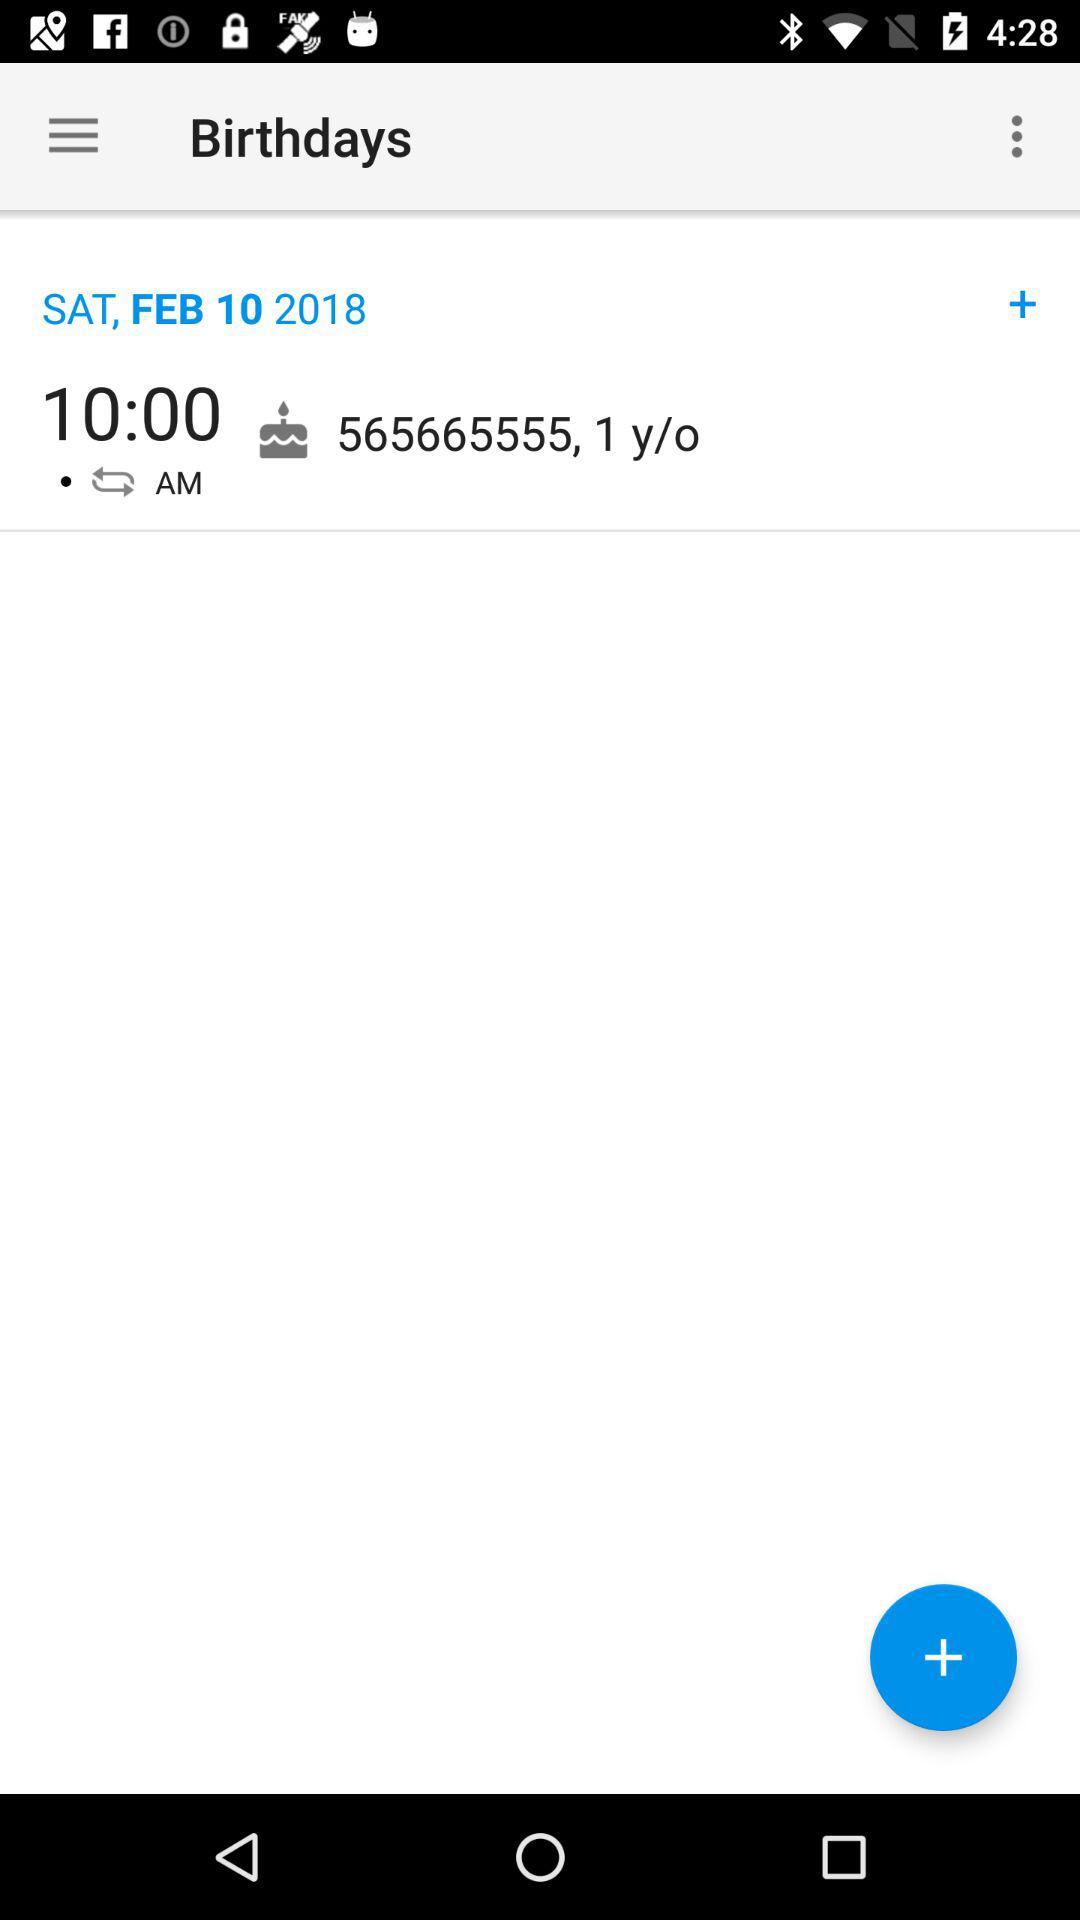 The height and width of the screenshot is (1920, 1080). Describe the element at coordinates (943, 1657) in the screenshot. I see `item below 565665555 1 y item` at that location.